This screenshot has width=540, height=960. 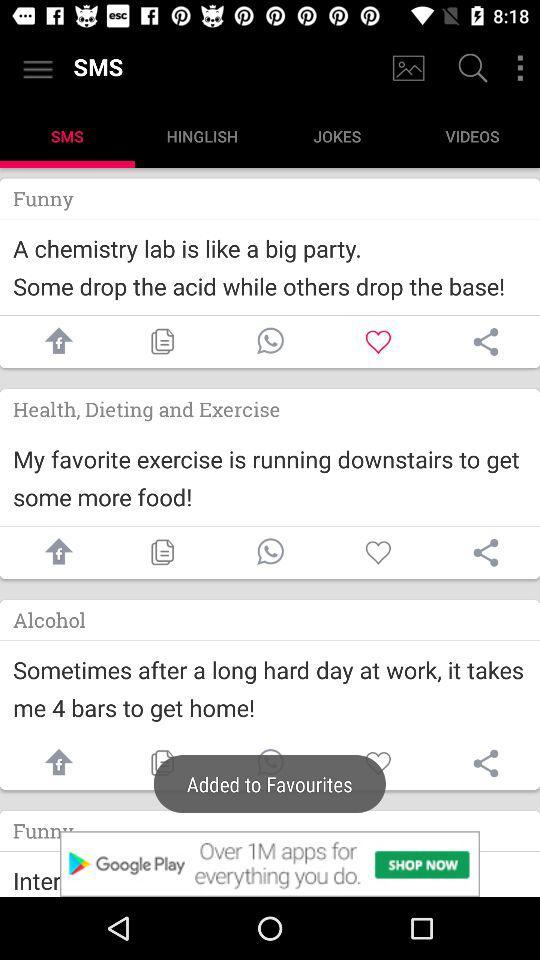 What do you see at coordinates (470, 70) in the screenshot?
I see `search button` at bounding box center [470, 70].